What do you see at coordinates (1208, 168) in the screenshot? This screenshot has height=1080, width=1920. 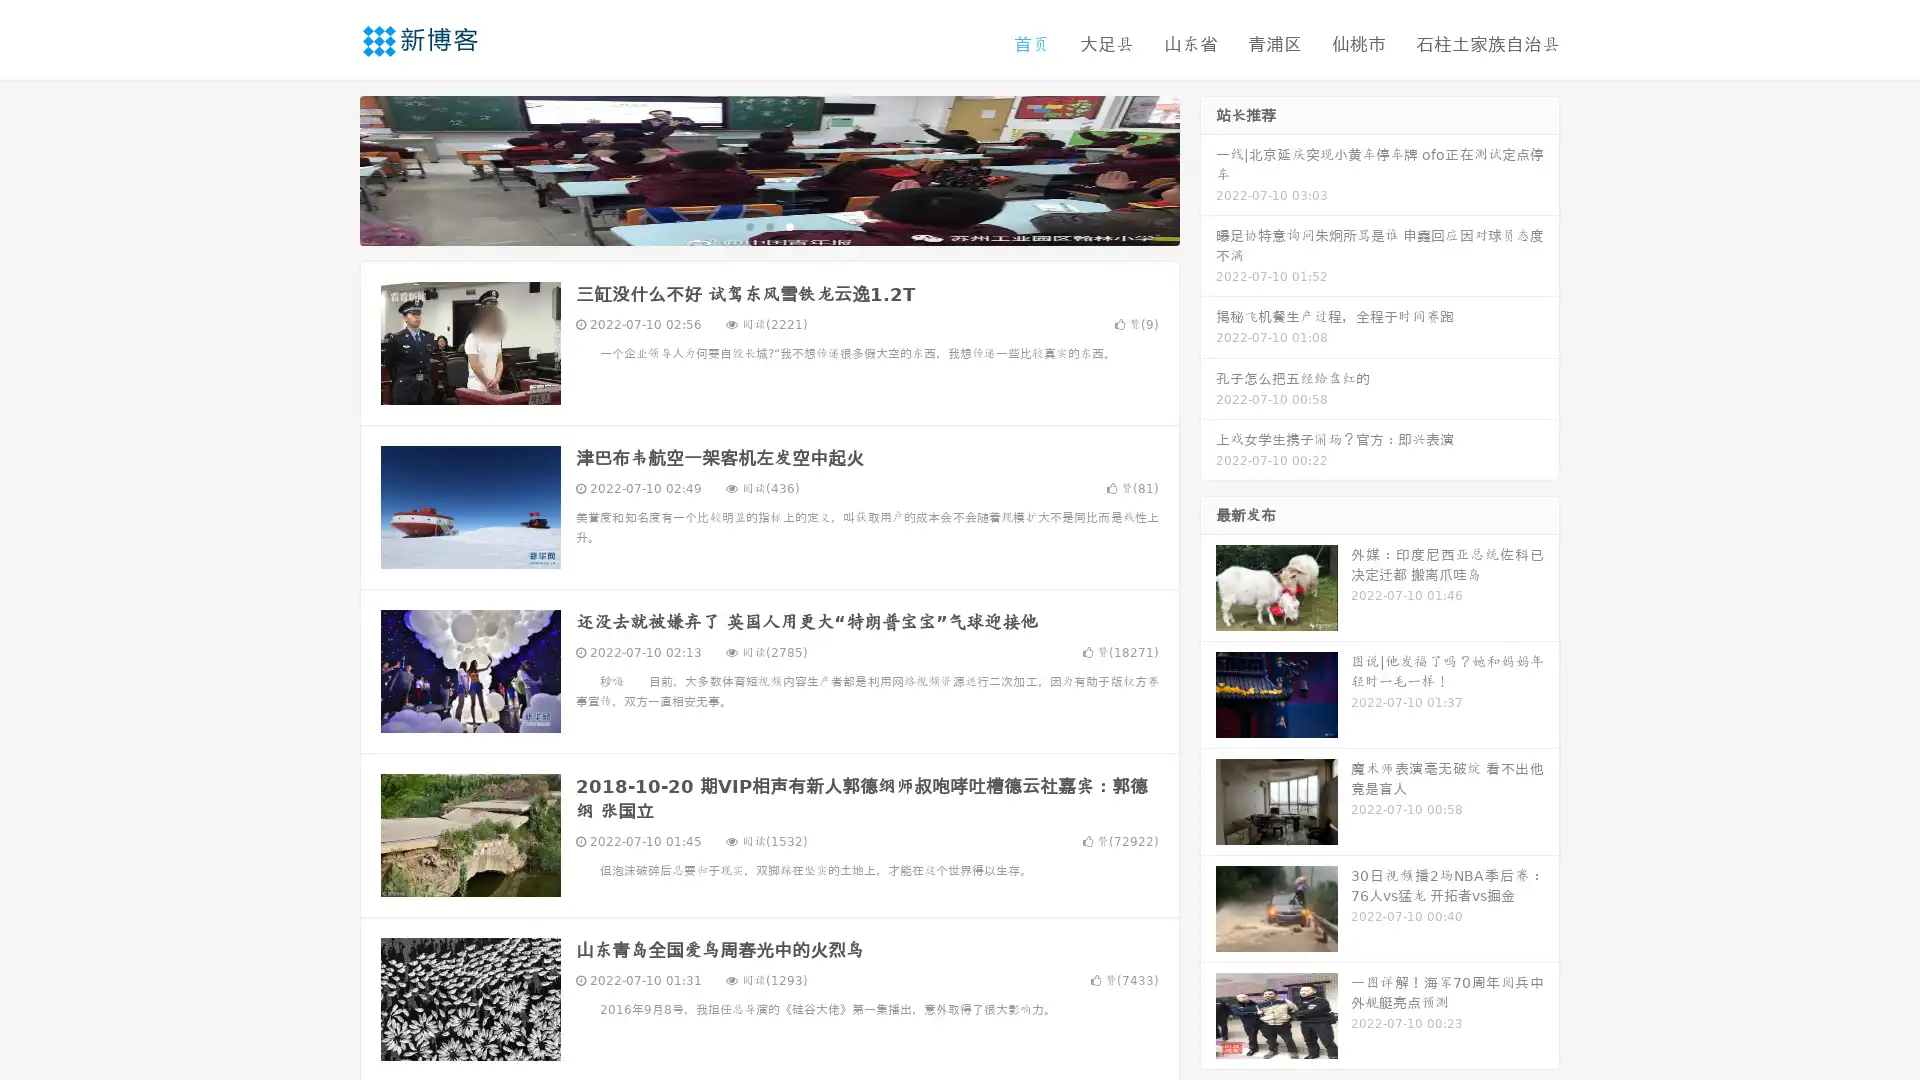 I see `Next slide` at bounding box center [1208, 168].